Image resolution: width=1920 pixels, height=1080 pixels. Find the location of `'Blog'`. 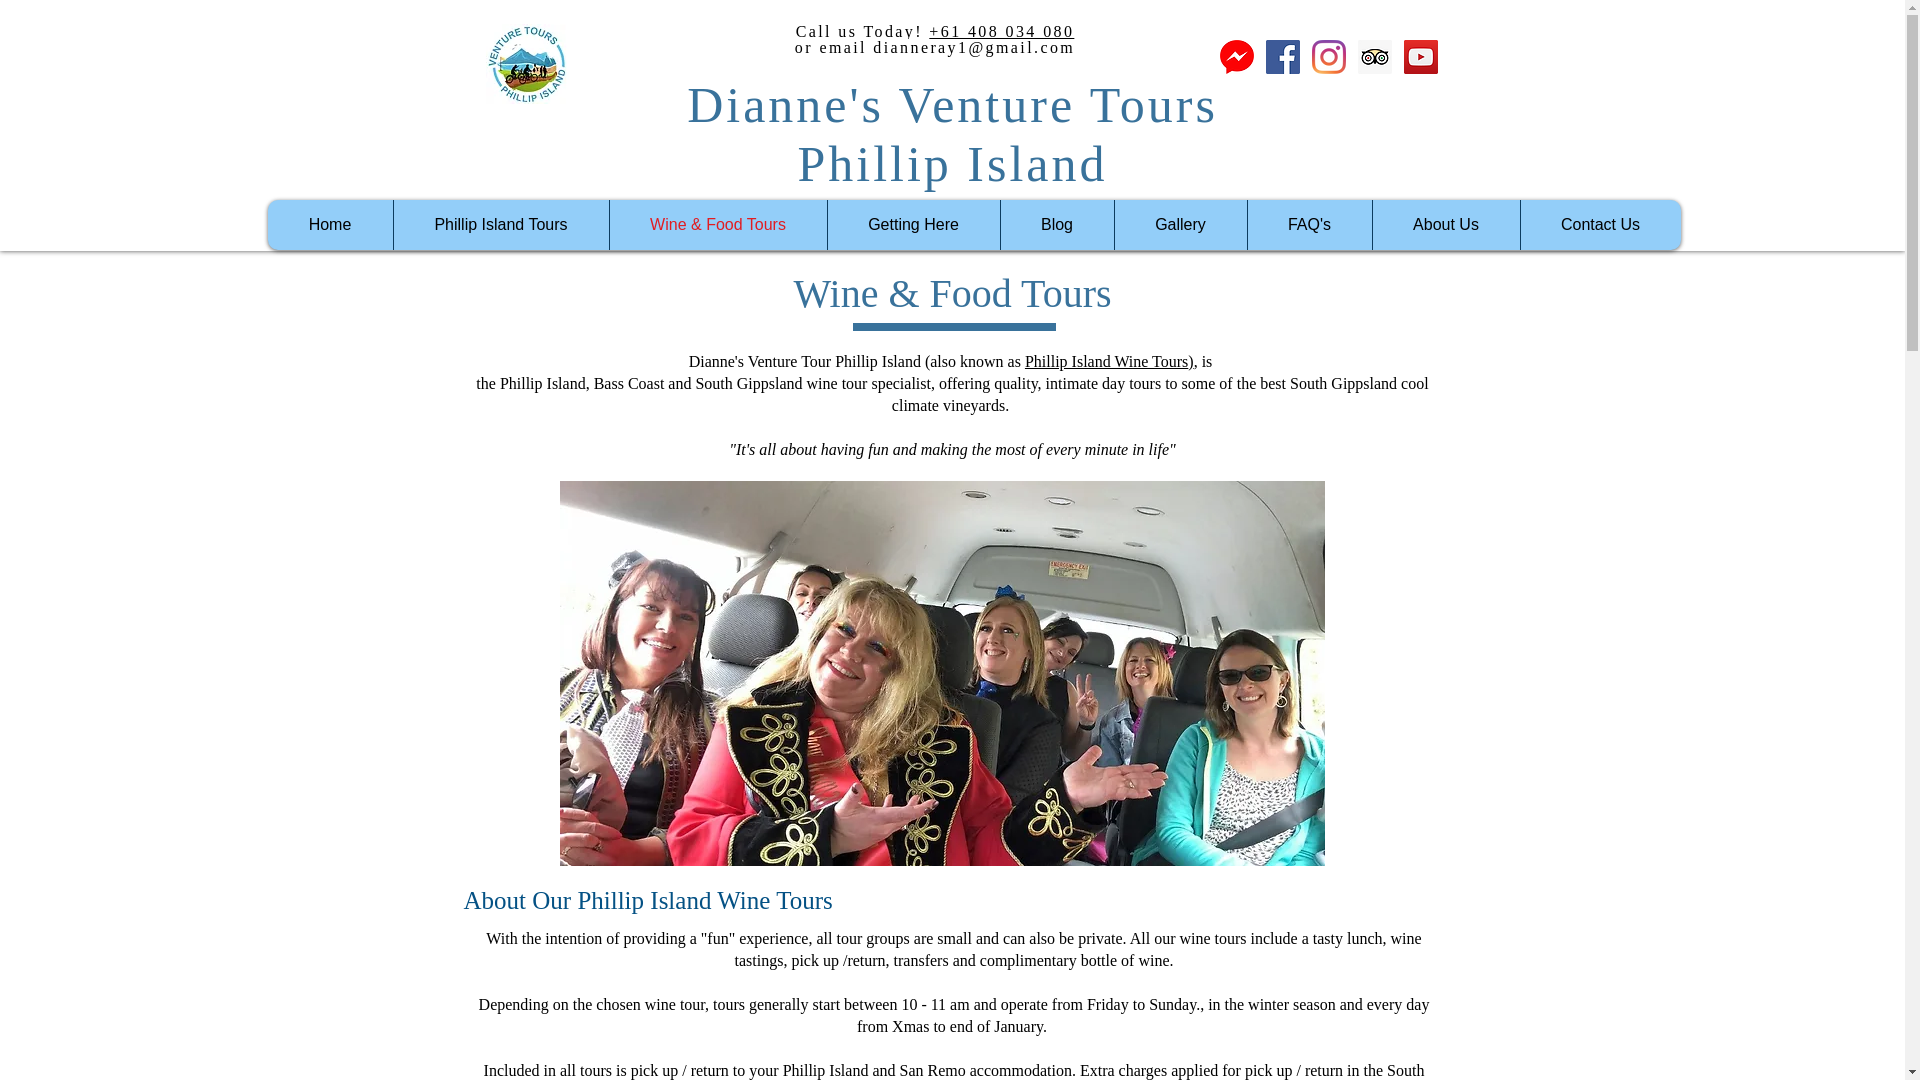

'Blog' is located at coordinates (1055, 224).